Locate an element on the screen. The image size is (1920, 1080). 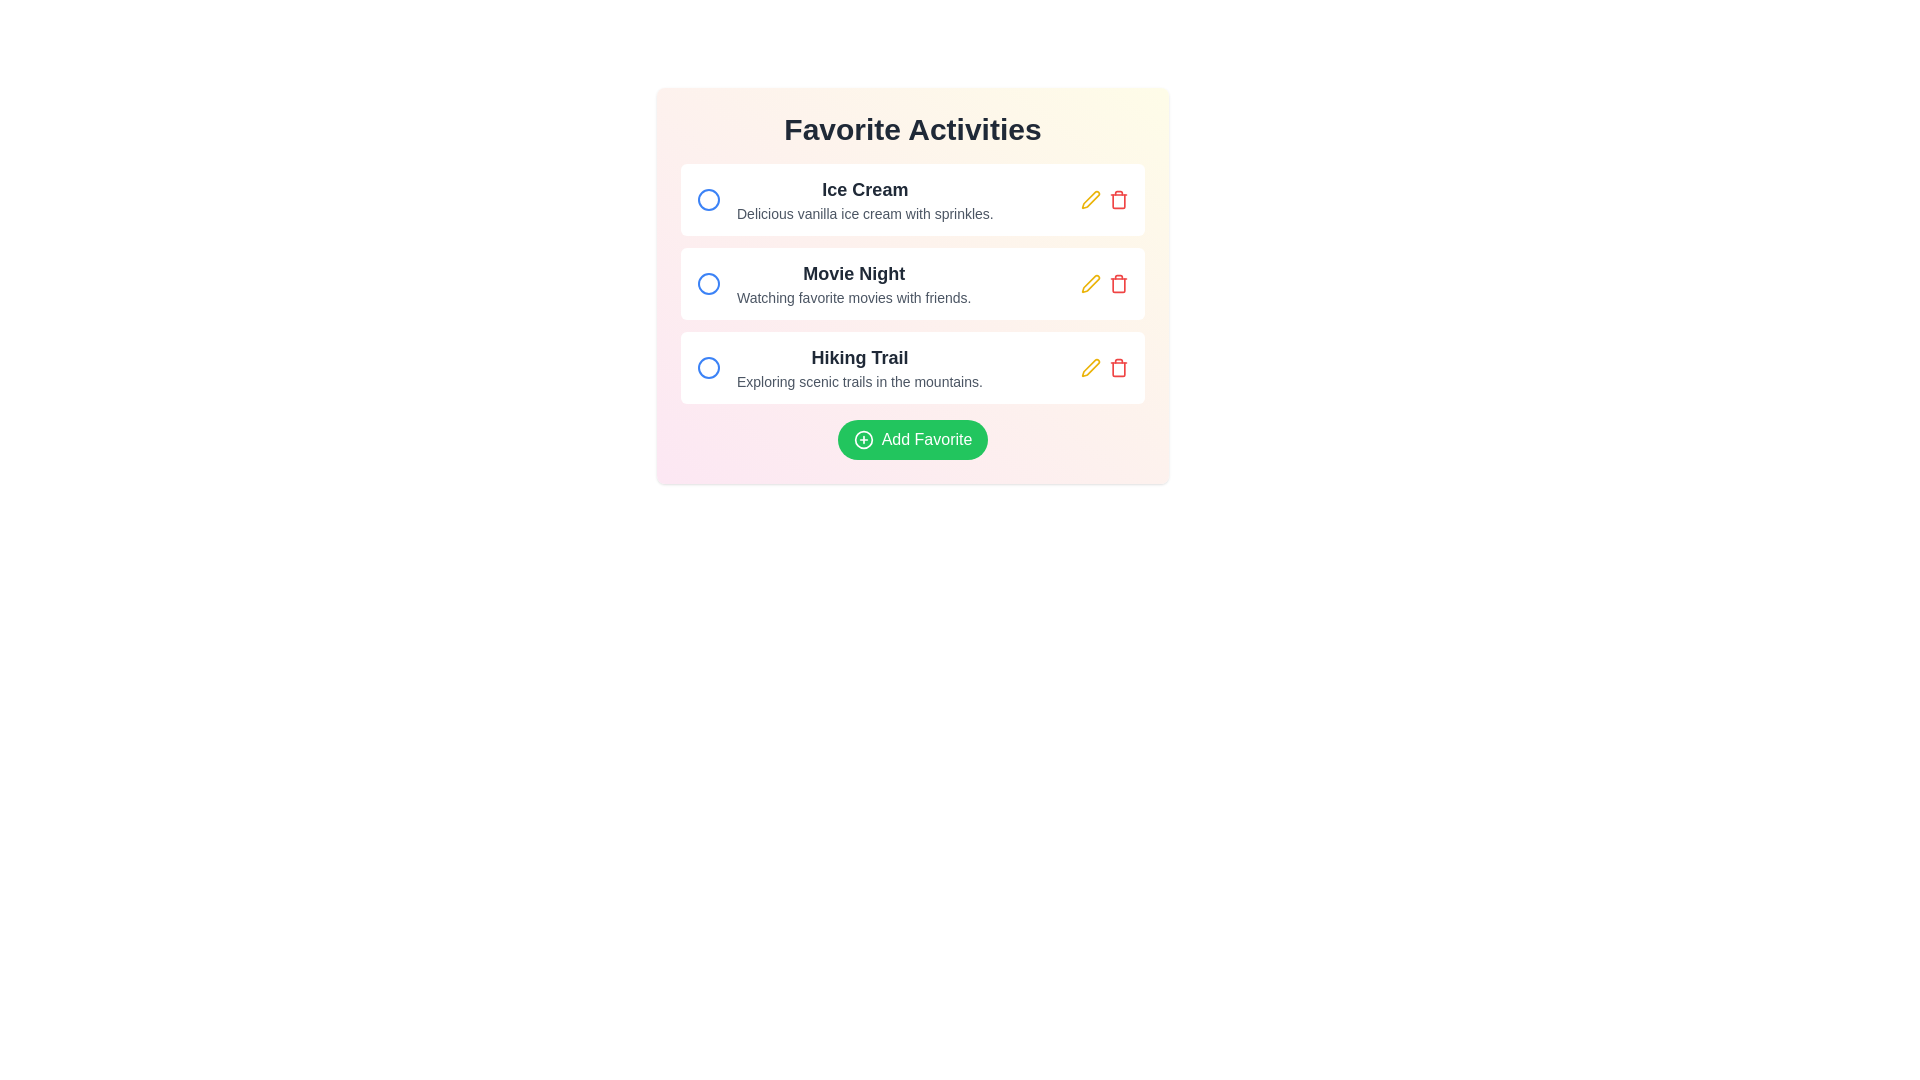
the descriptive Text label for the 'Hiking Trail' activity, which is positioned below the 'Hiking Trail' title and above other activity items like 'Ice Cream' and 'Movie Night' is located at coordinates (859, 381).